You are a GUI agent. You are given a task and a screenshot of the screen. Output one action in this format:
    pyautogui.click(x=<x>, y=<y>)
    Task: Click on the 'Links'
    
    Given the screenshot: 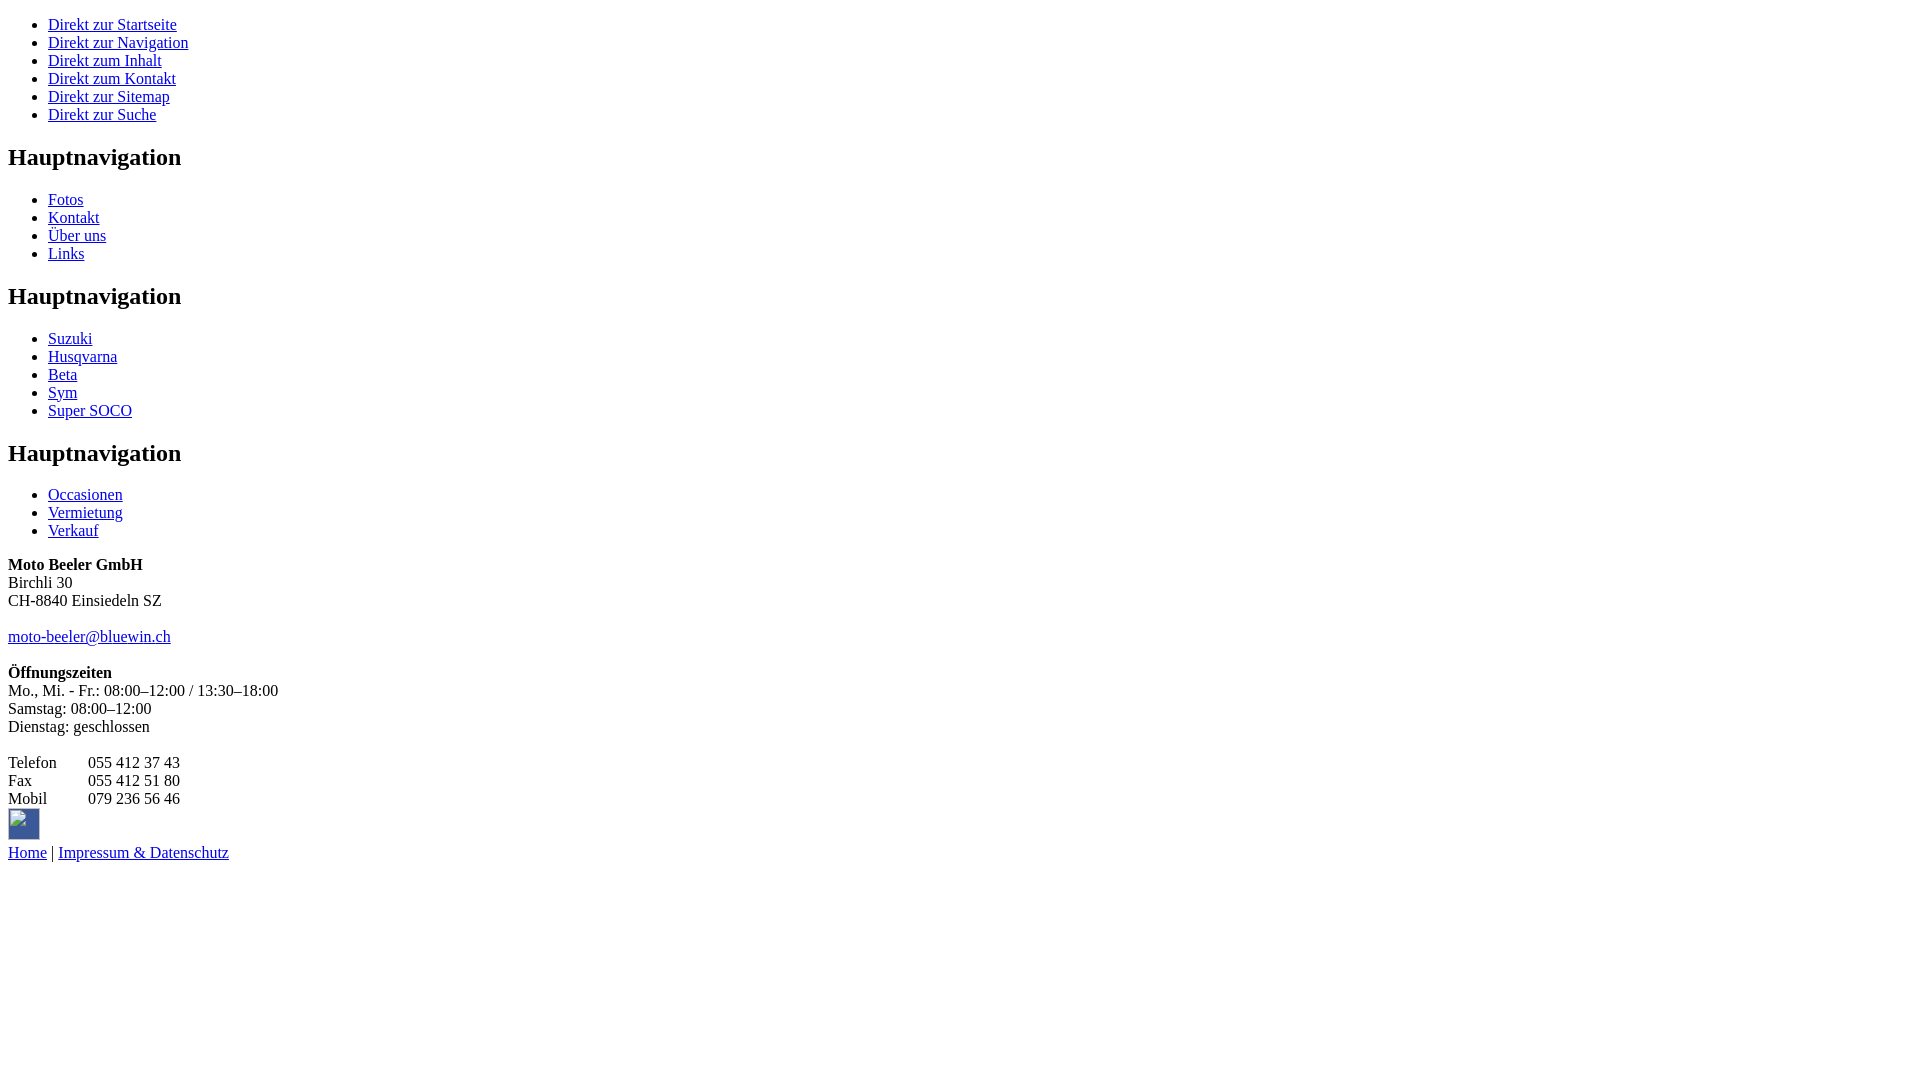 What is the action you would take?
    pyautogui.click(x=66, y=252)
    